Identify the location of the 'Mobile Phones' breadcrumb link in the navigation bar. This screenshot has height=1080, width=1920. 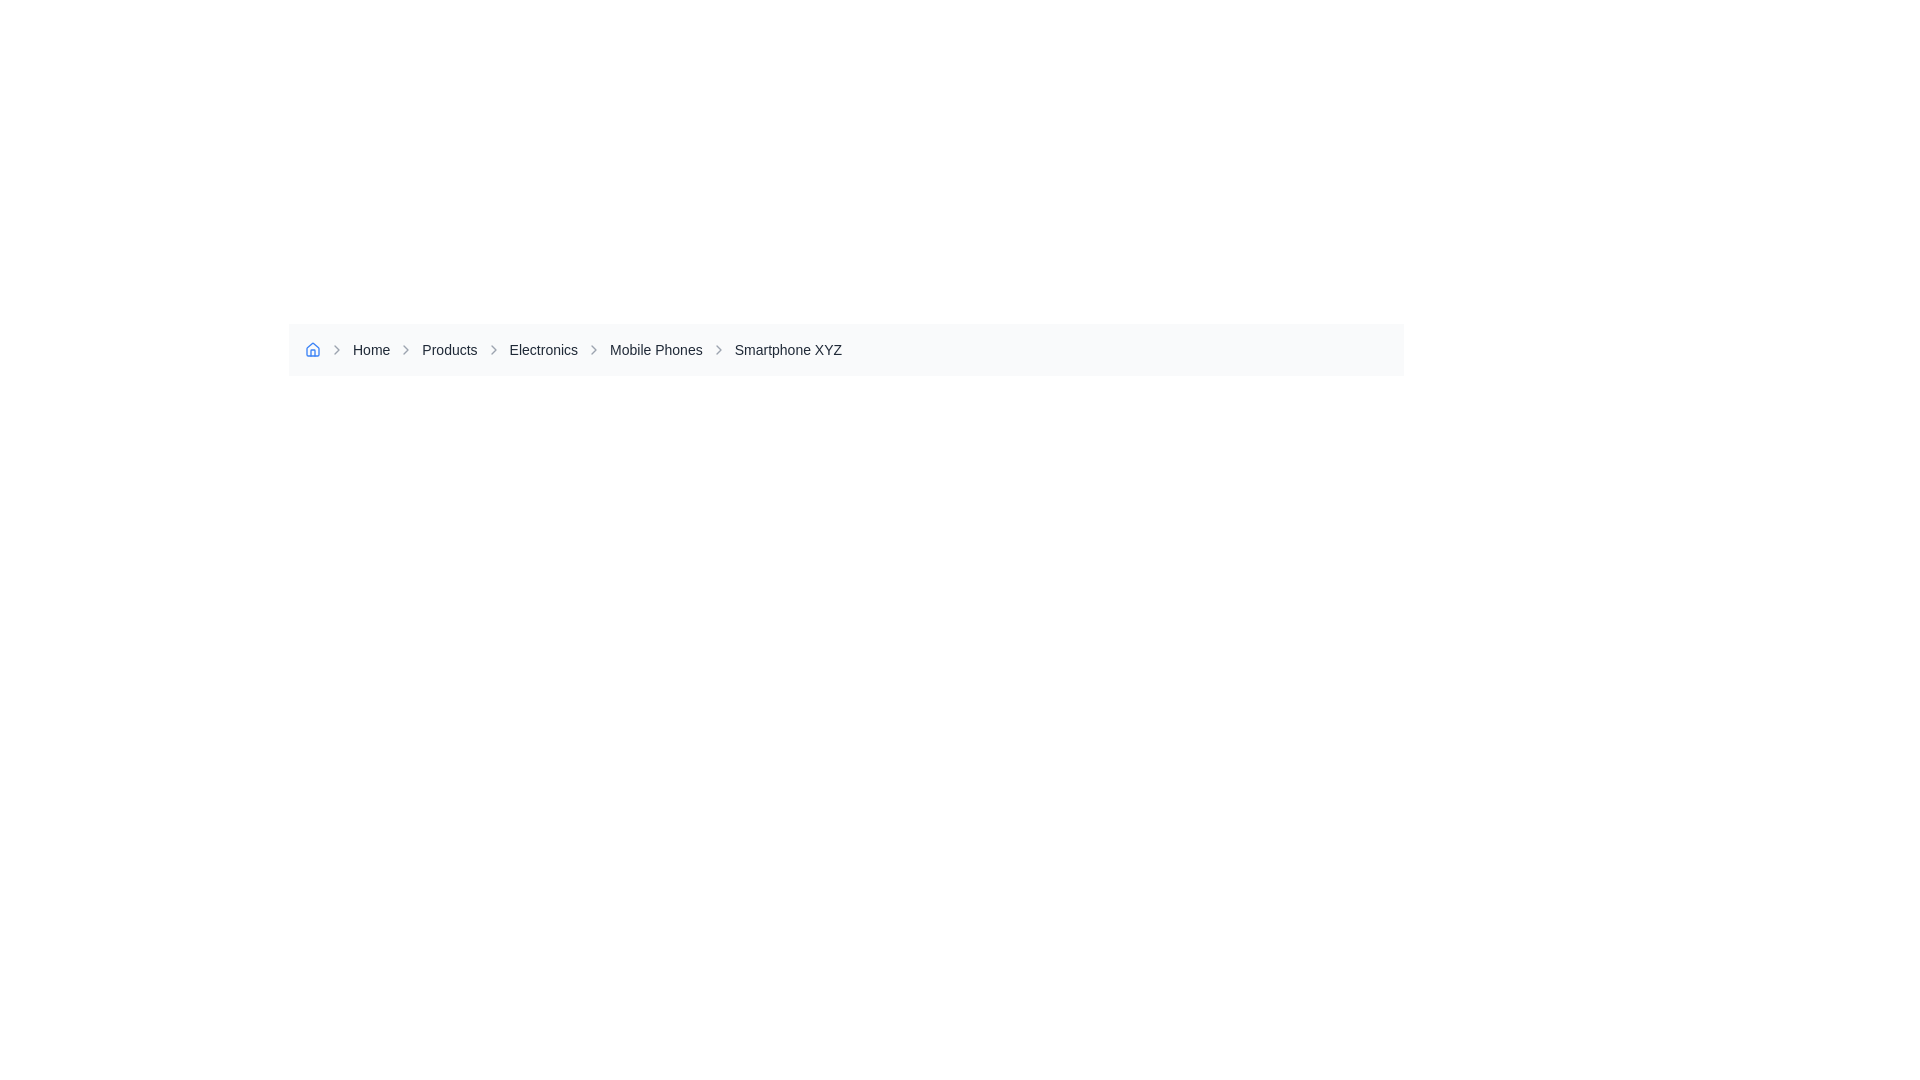
(656, 349).